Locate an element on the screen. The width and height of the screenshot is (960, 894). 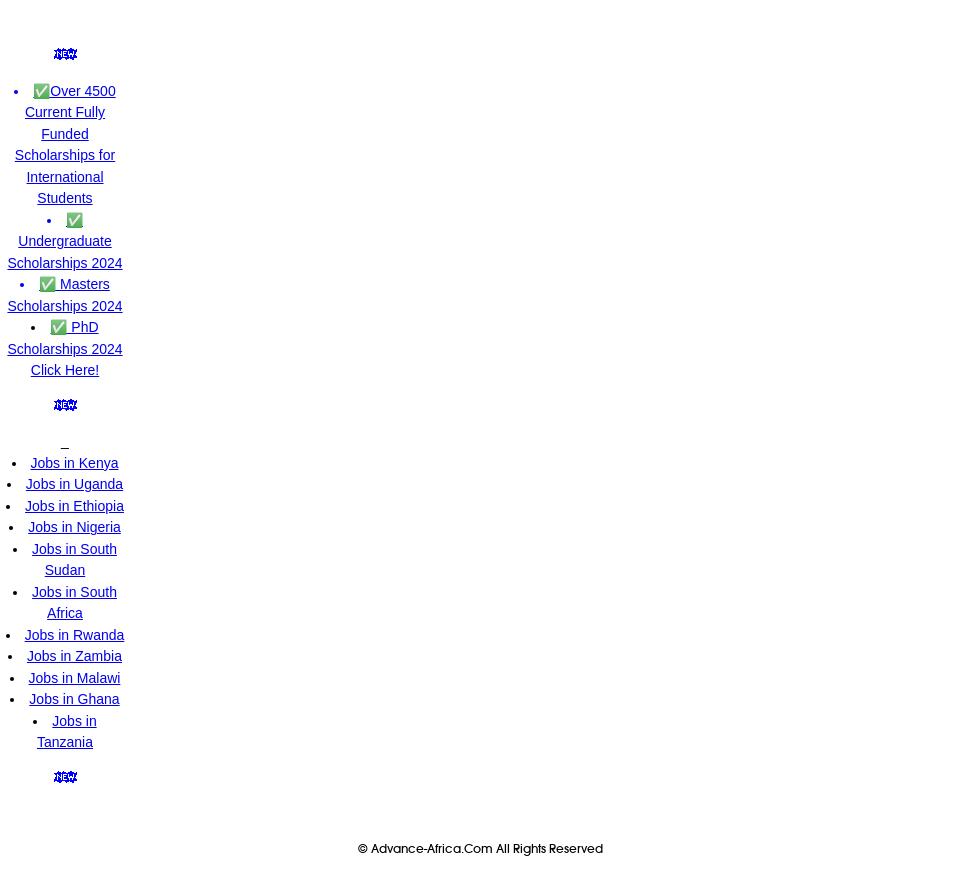
'✅ PhD Scholarships 2024

Click Here!' is located at coordinates (64, 347).